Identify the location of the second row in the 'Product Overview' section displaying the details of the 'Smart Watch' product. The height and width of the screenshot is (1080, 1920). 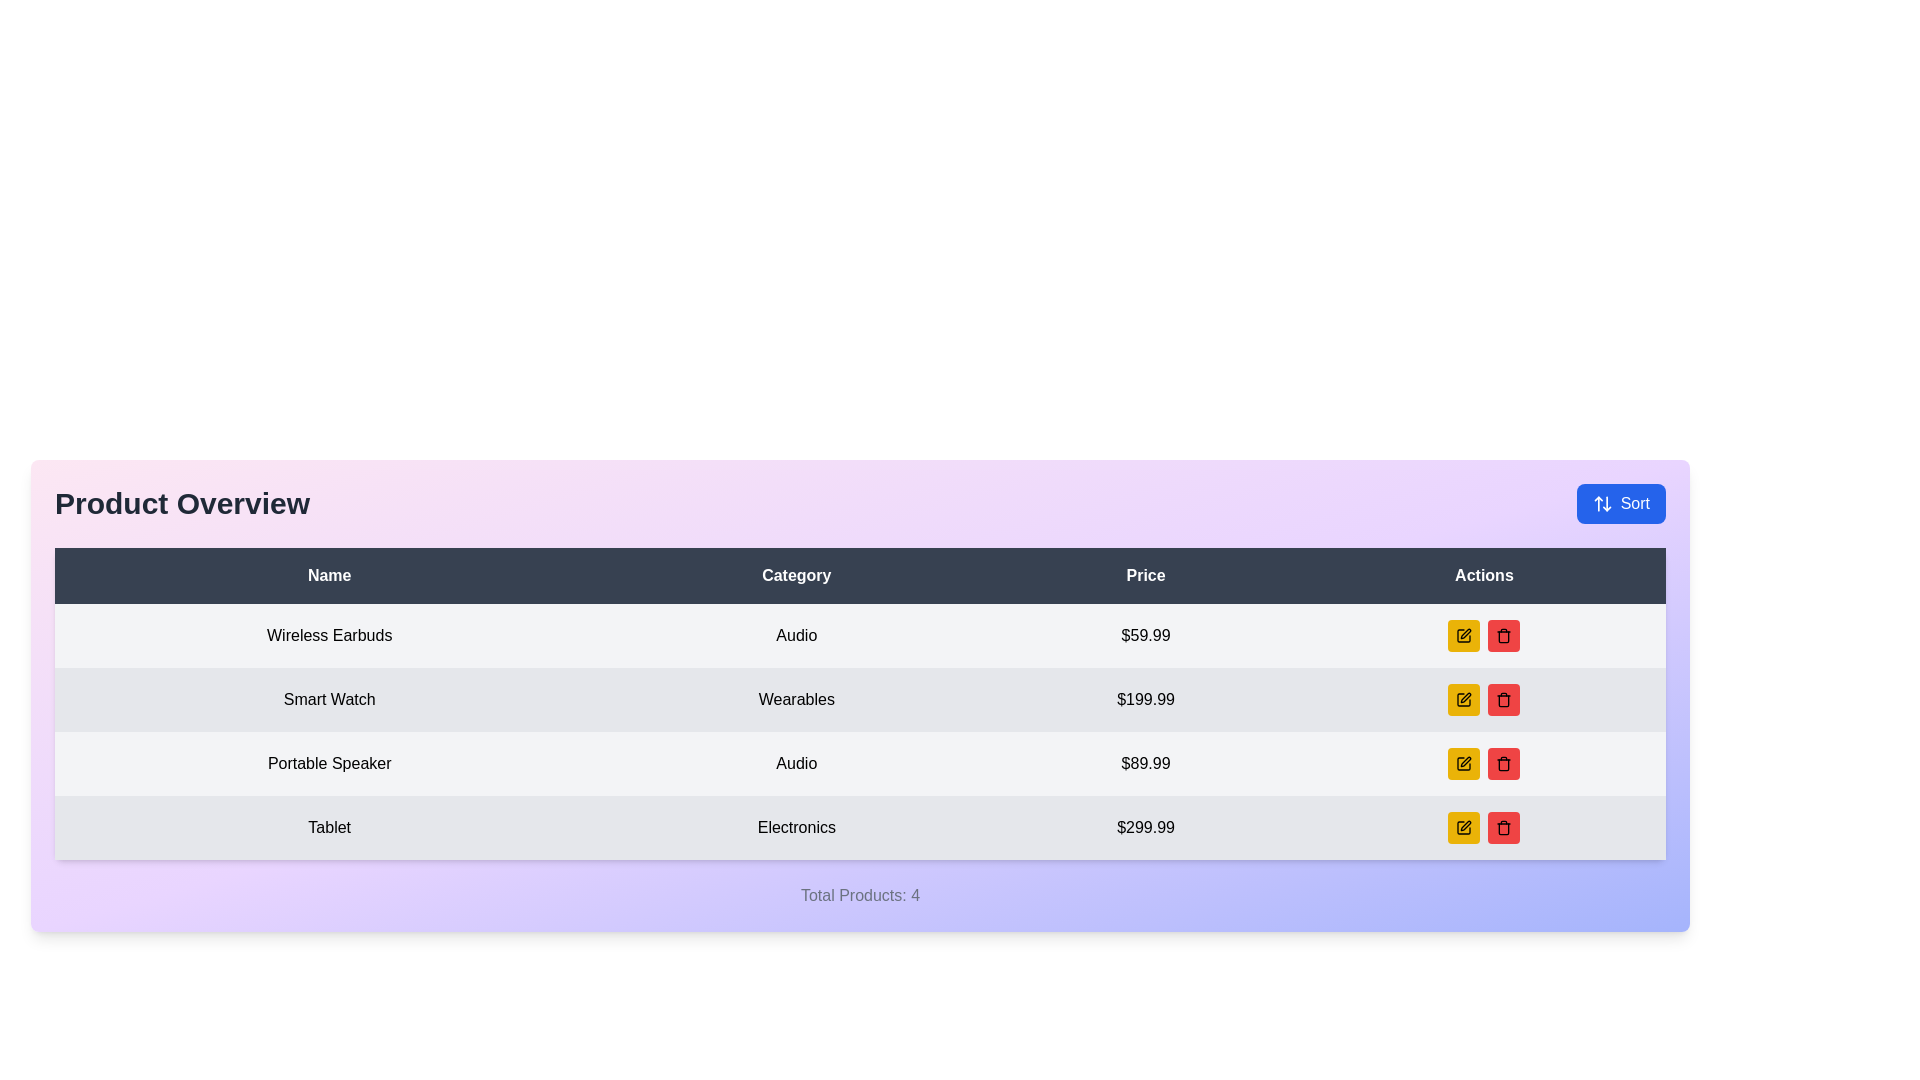
(860, 698).